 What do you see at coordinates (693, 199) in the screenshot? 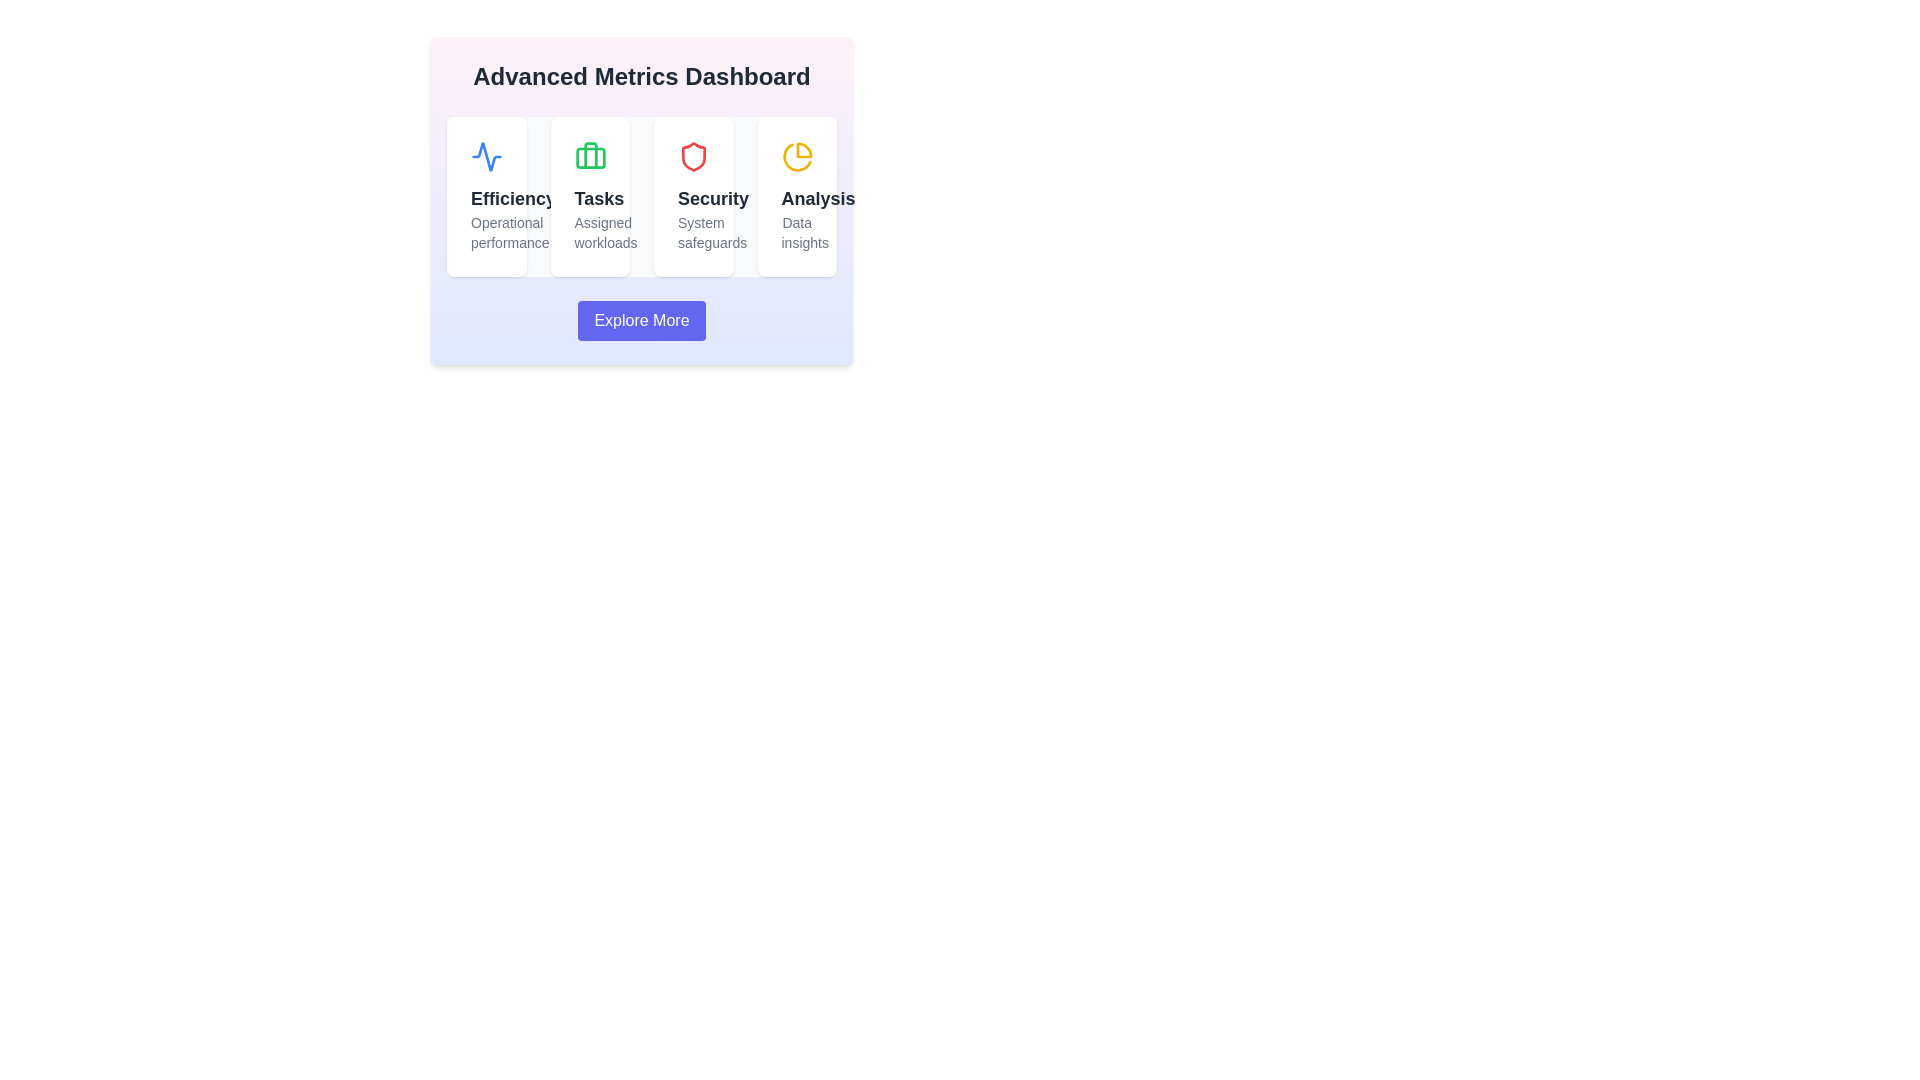
I see `the 'Security' text label that represents the system safeguards feature, positioned centrally below the red shield icon and above the subtitle 'System safeguards'` at bounding box center [693, 199].